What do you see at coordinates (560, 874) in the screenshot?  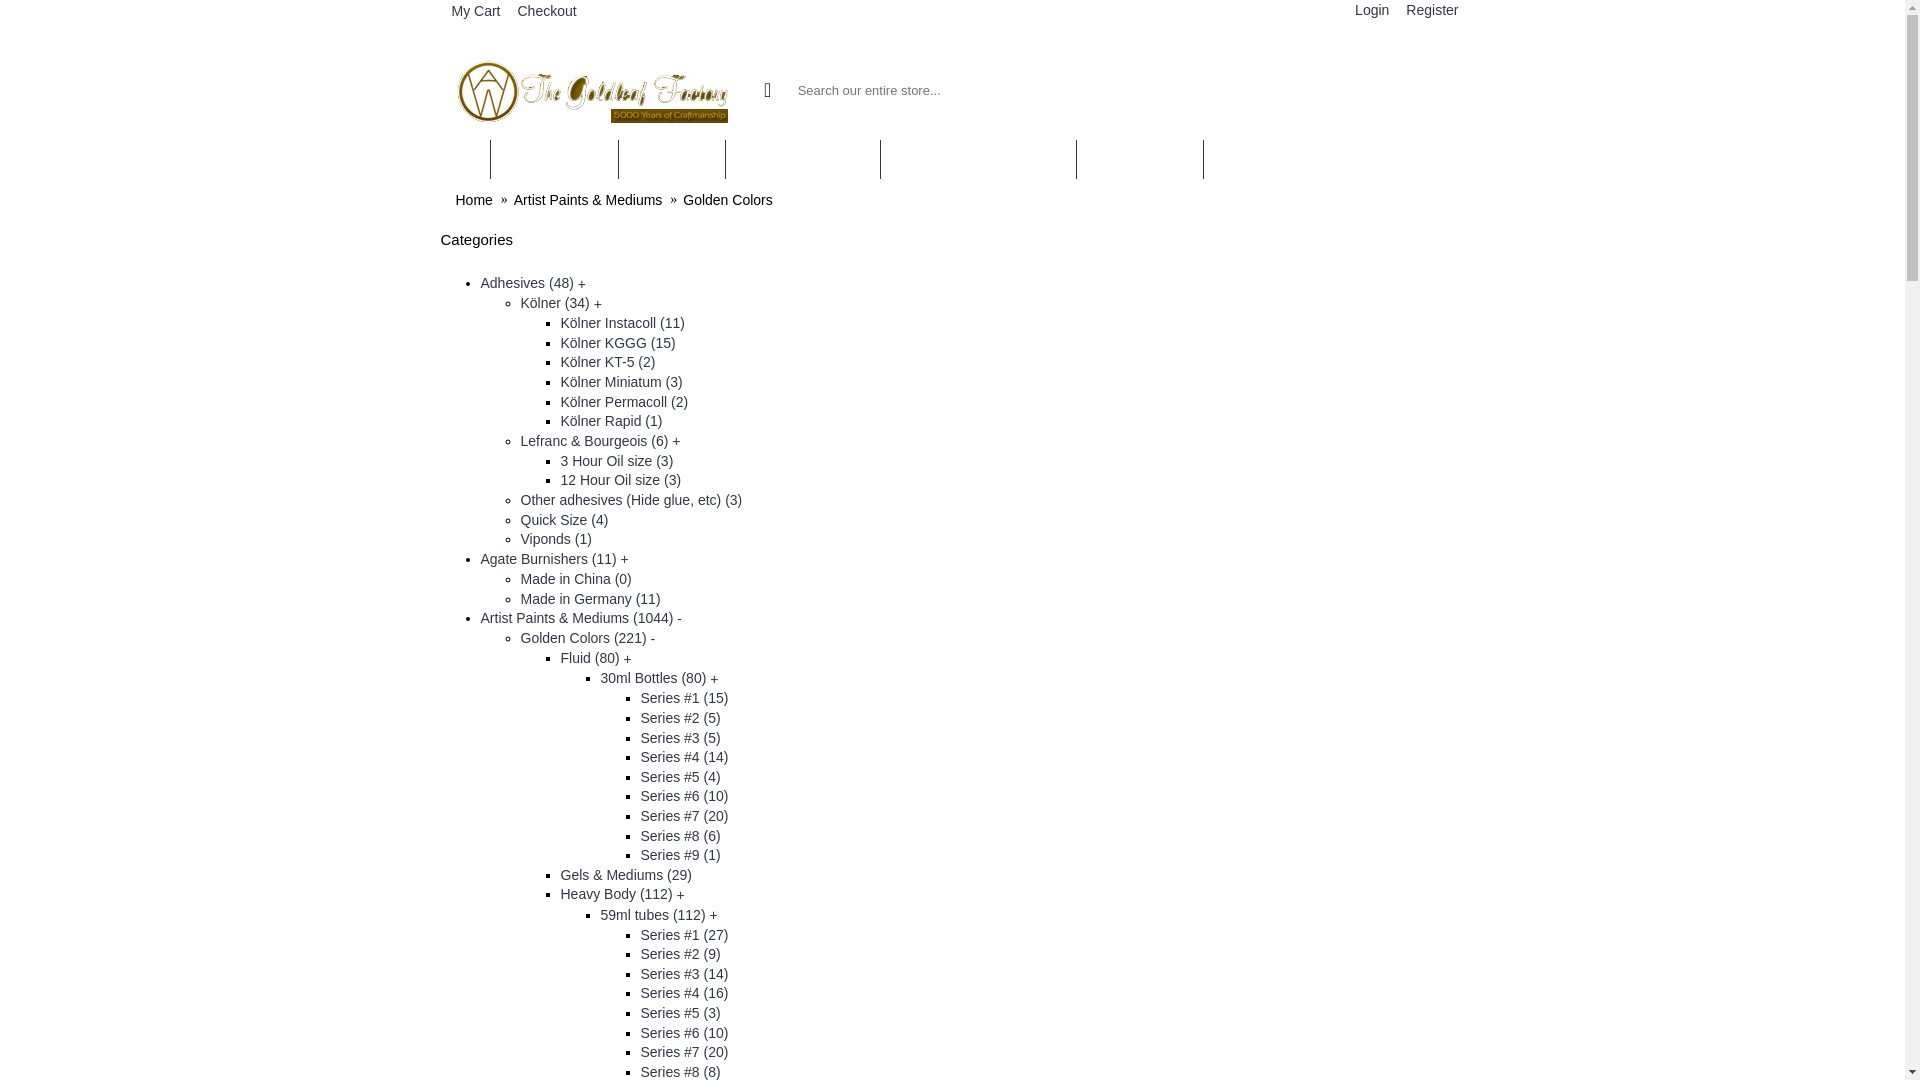 I see `'Gels & Mediums (29)'` at bounding box center [560, 874].